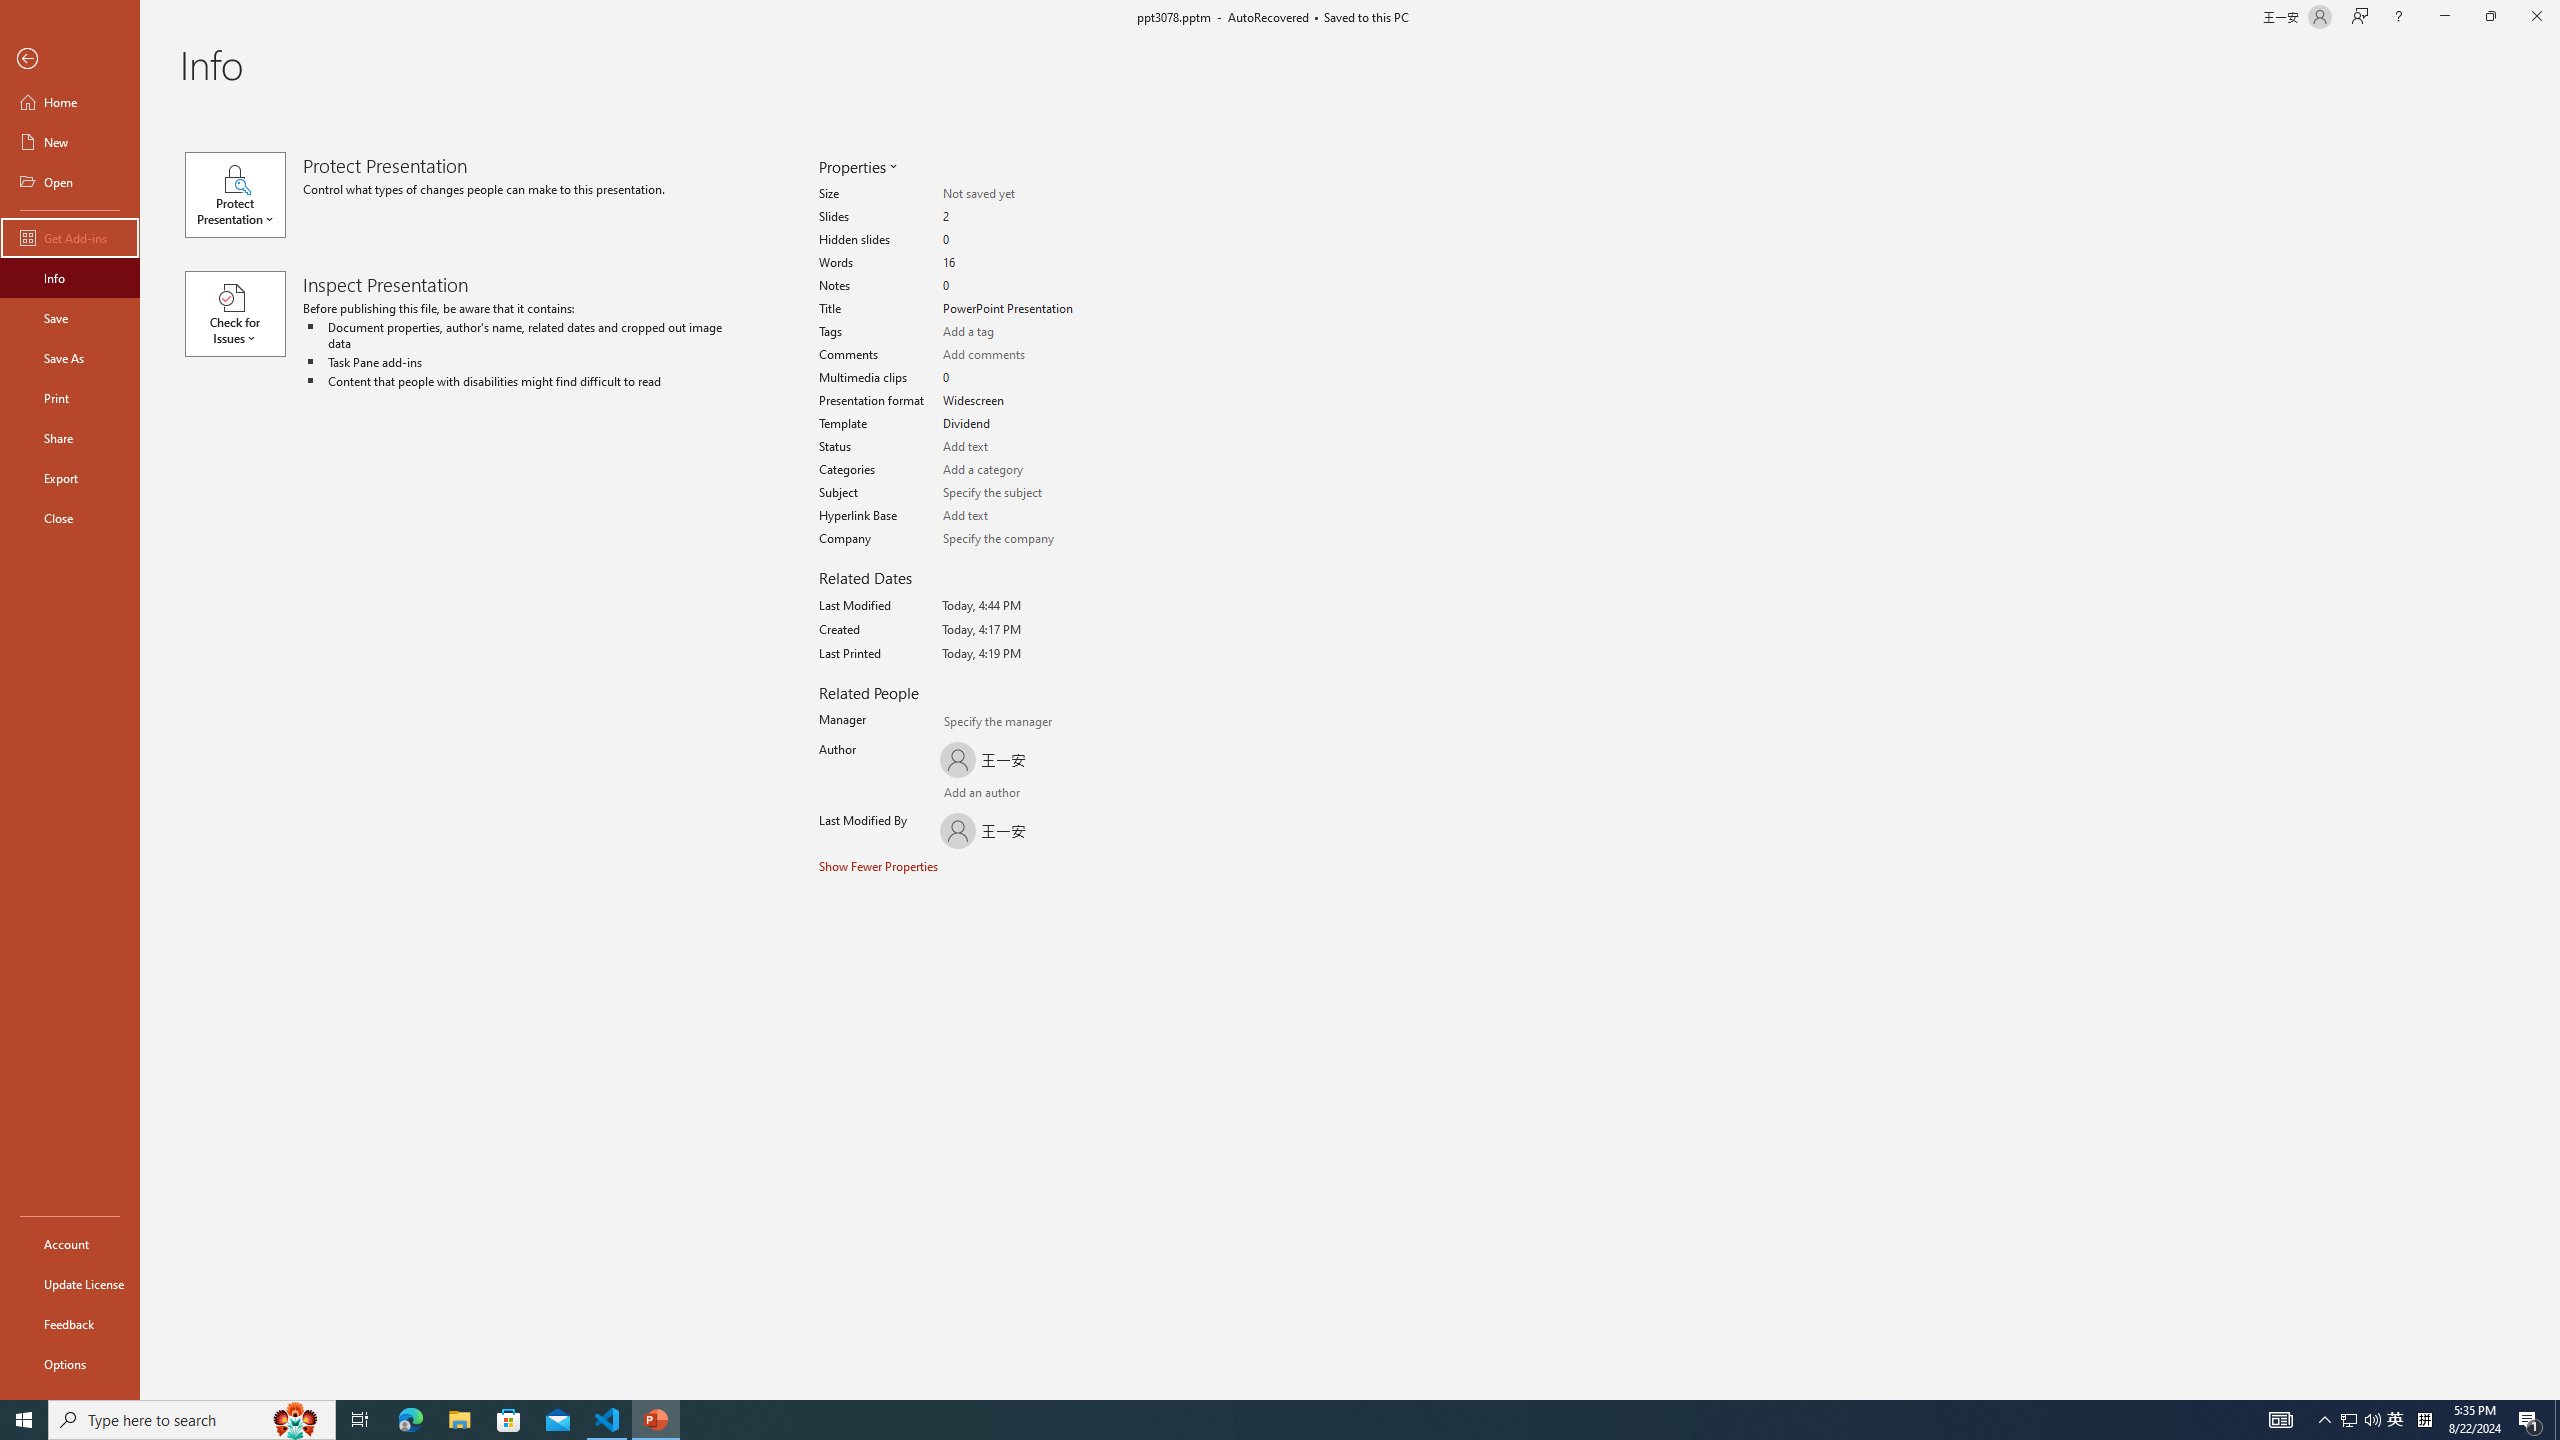 Image resolution: width=2560 pixels, height=1440 pixels. What do you see at coordinates (953, 723) in the screenshot?
I see `'Specify the manager'` at bounding box center [953, 723].